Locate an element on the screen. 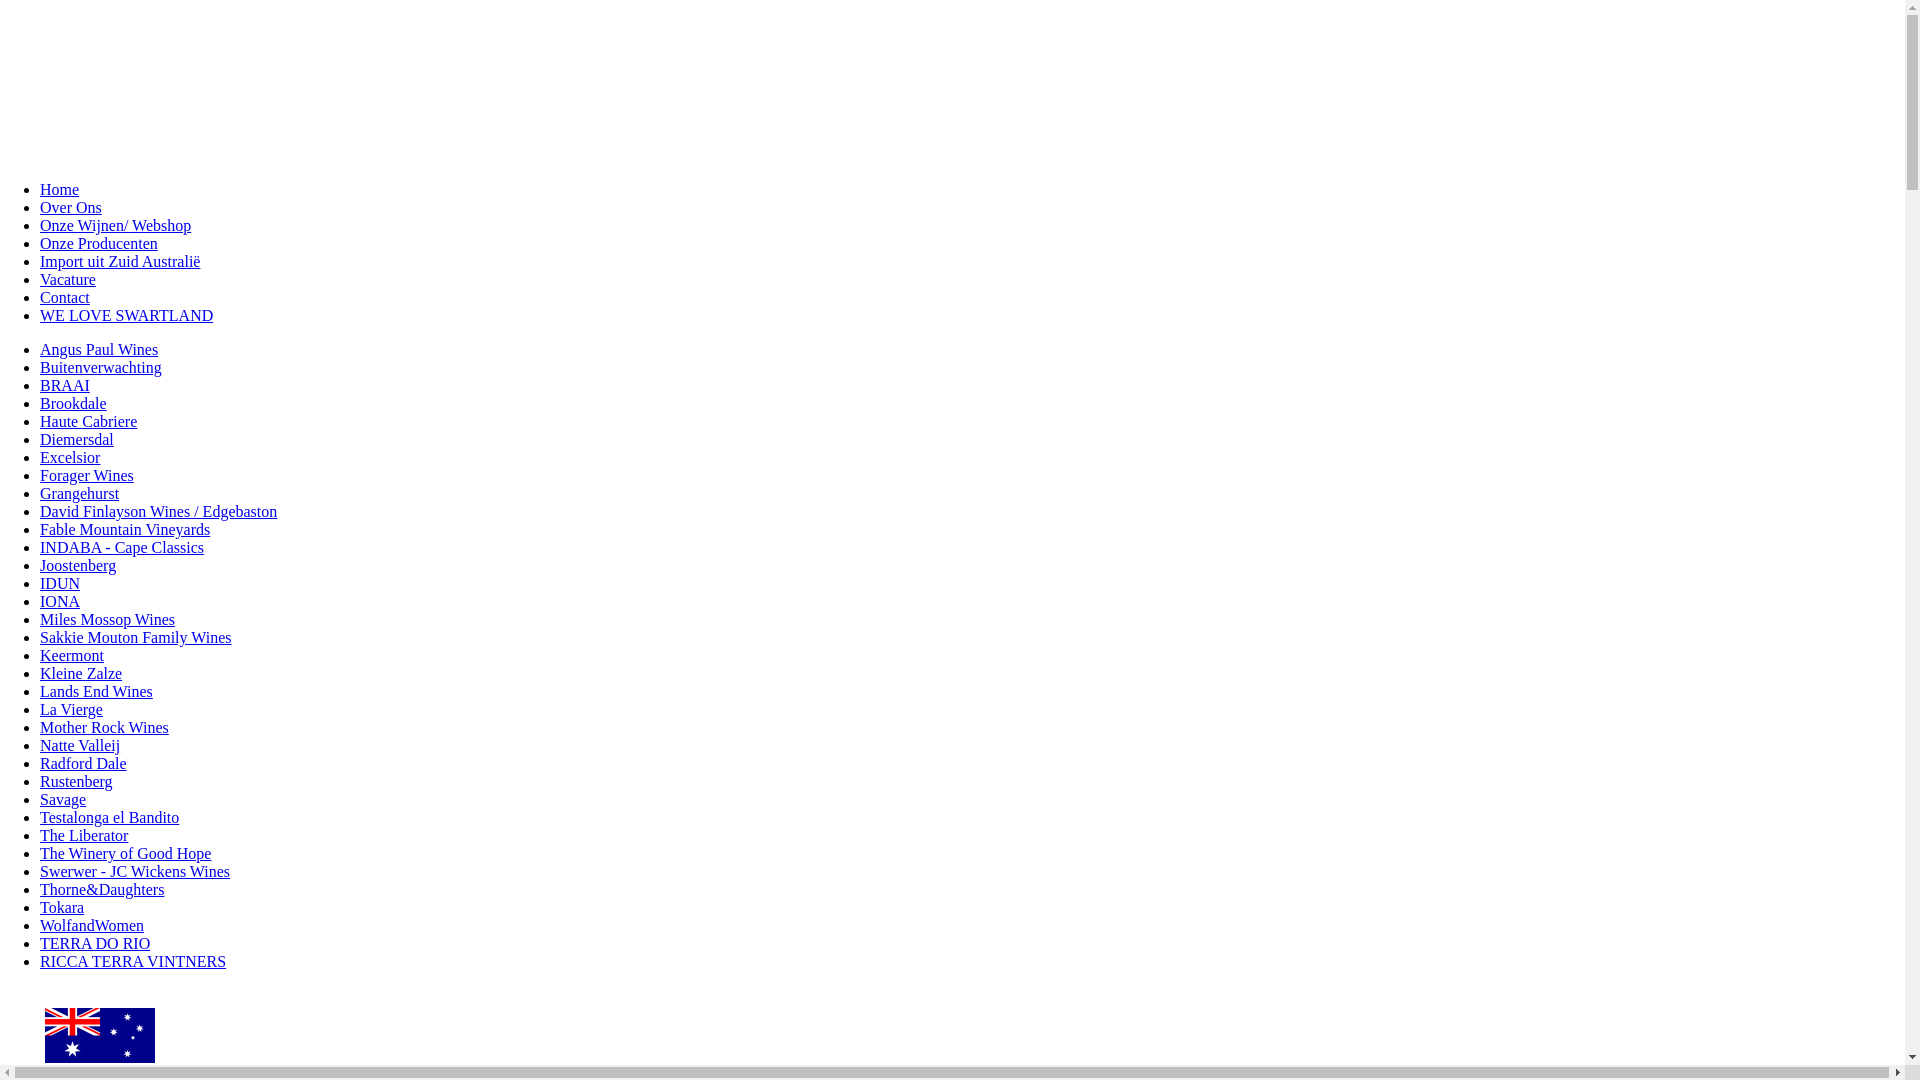  'WE LOVE SWARTLAND' is located at coordinates (125, 315).